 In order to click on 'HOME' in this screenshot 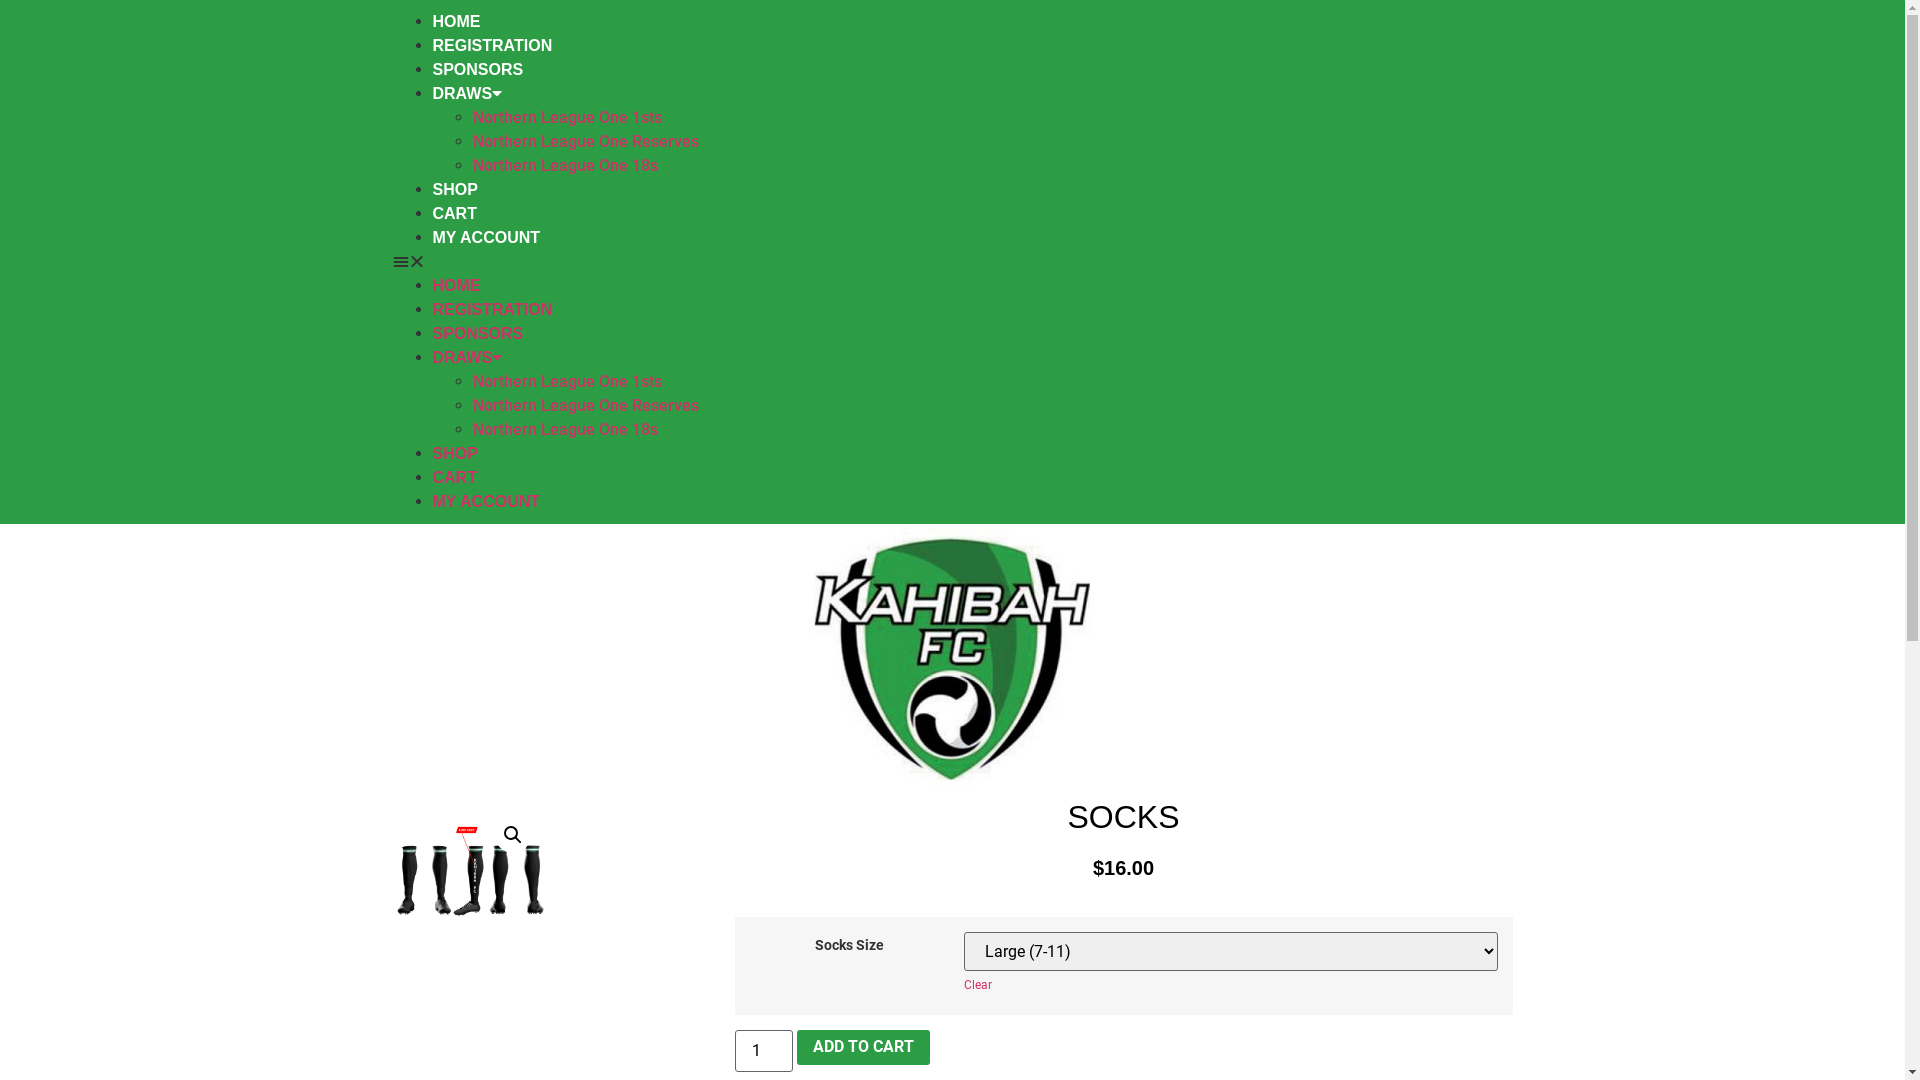, I will do `click(431, 285)`.